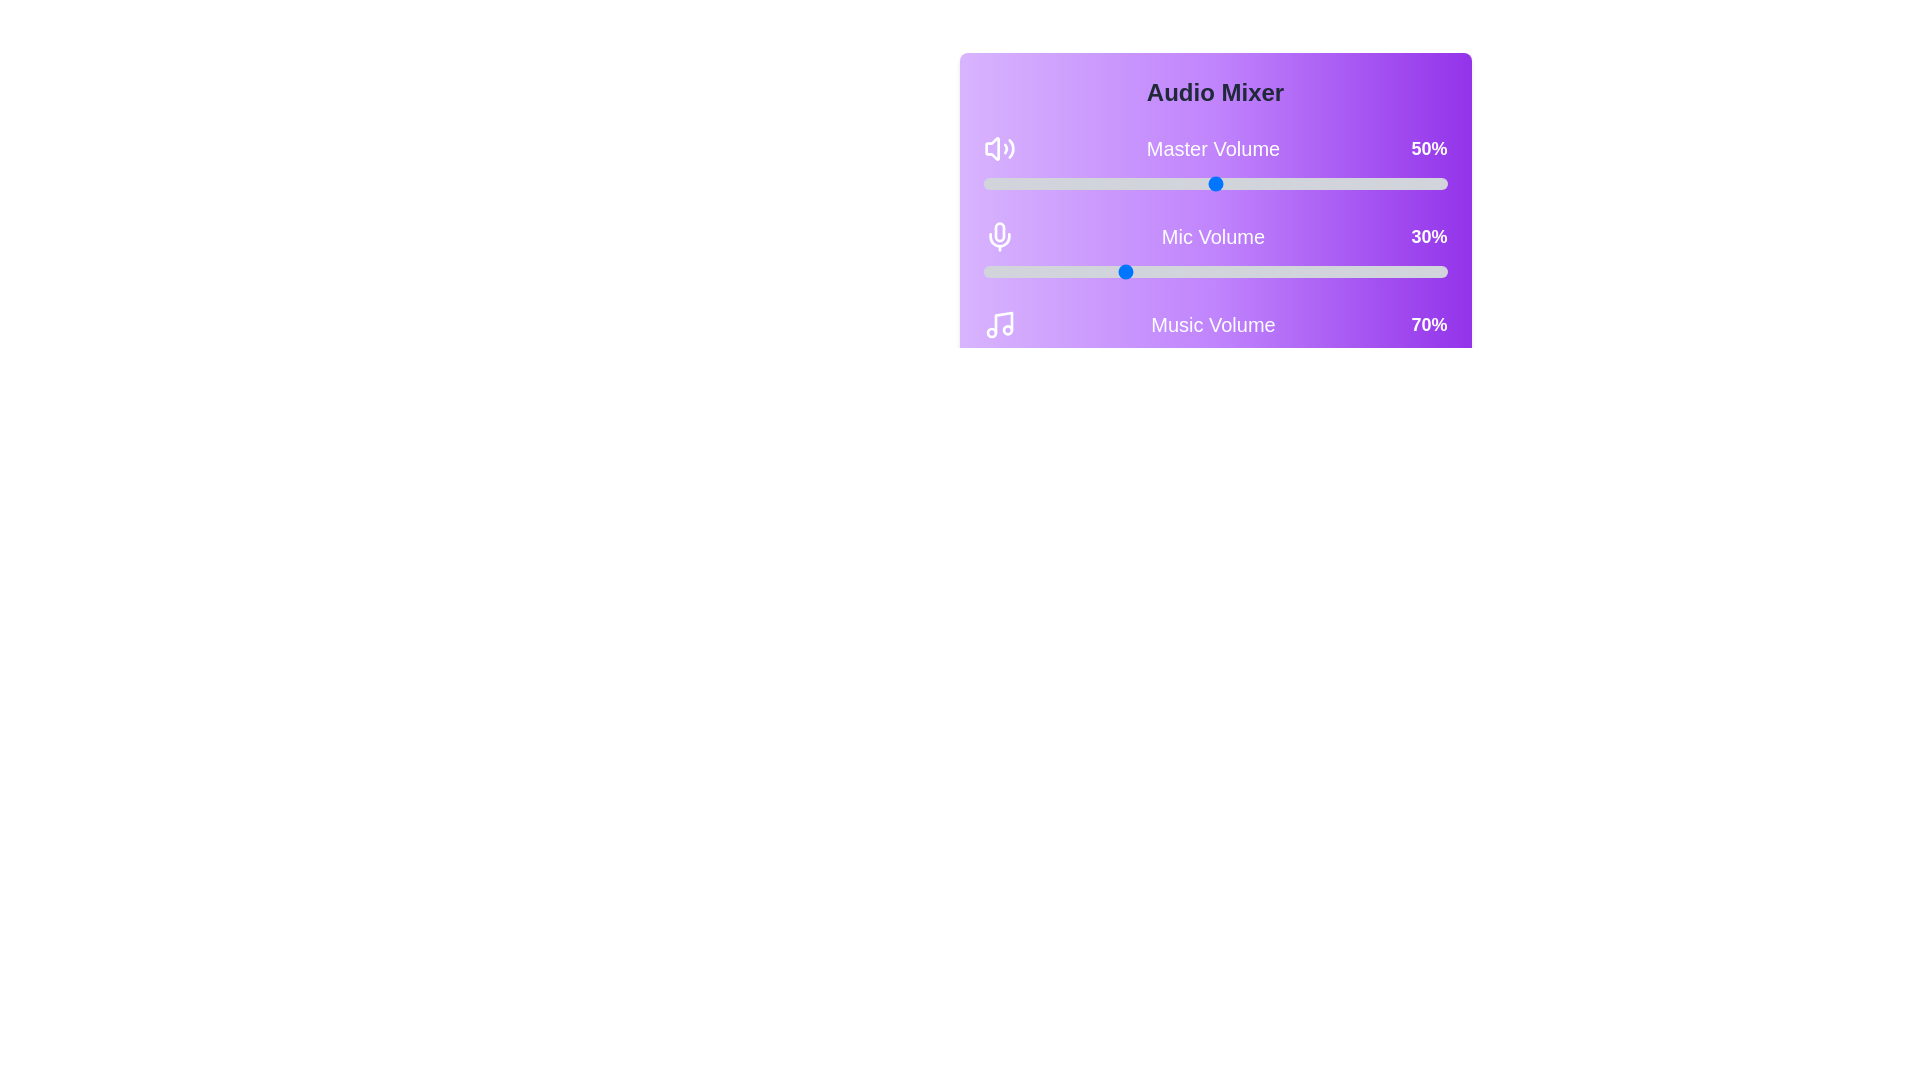 The image size is (1920, 1080). I want to click on the microphone volume, so click(1187, 272).